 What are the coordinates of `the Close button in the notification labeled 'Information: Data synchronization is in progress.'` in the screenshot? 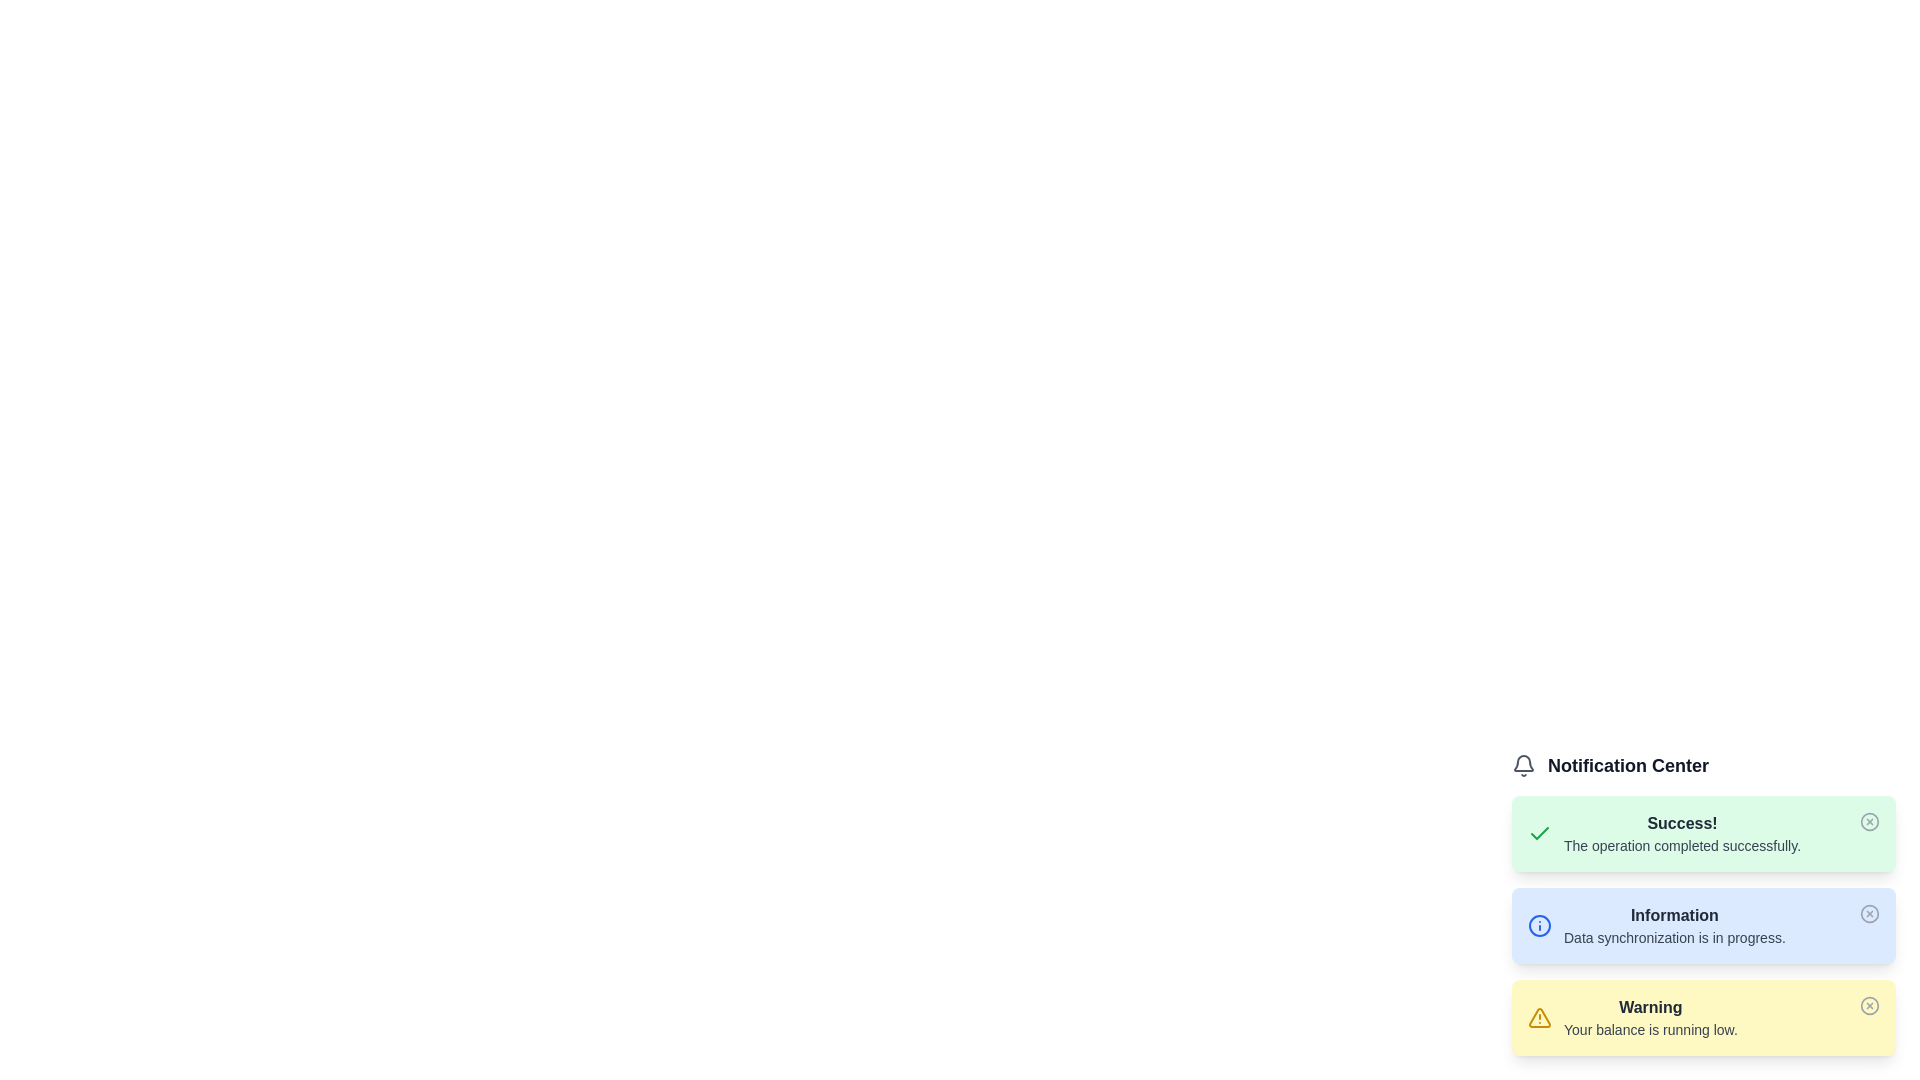 It's located at (1869, 914).